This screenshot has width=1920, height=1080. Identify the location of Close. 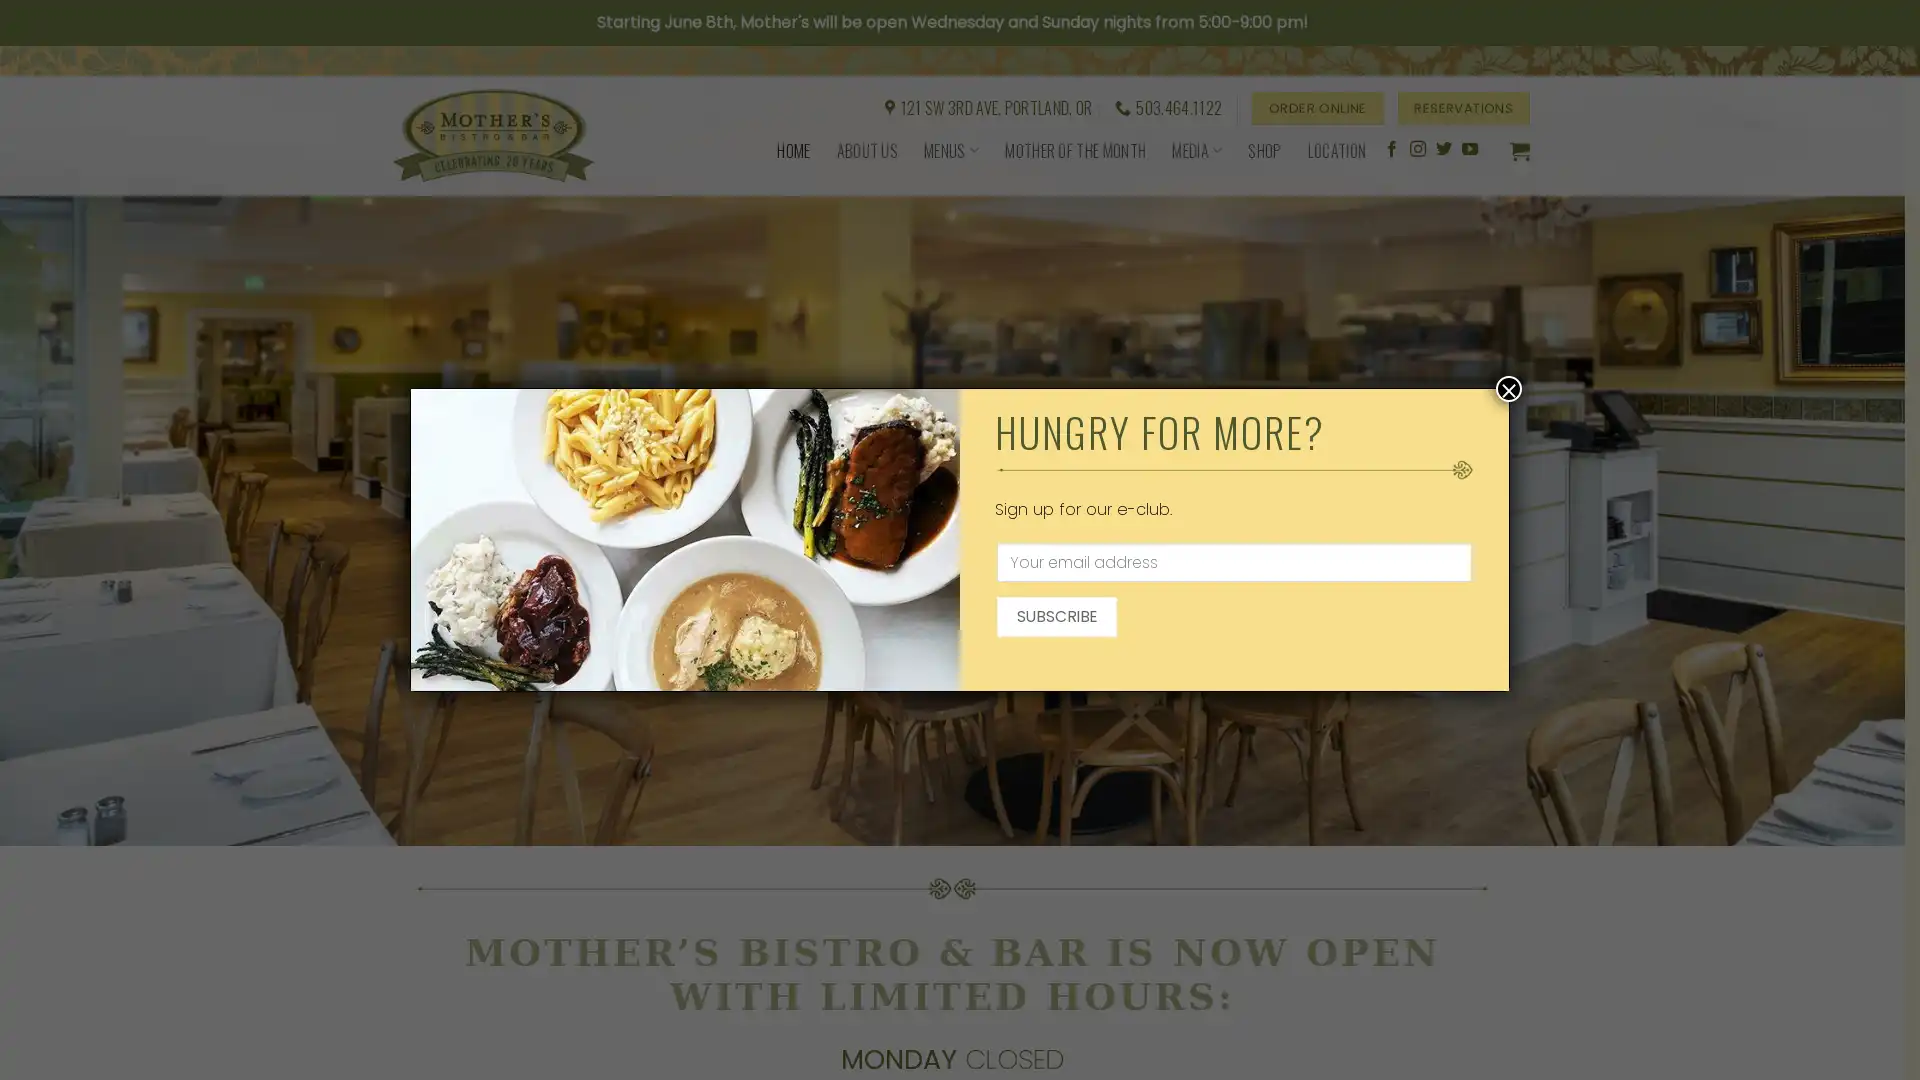
(1508, 389).